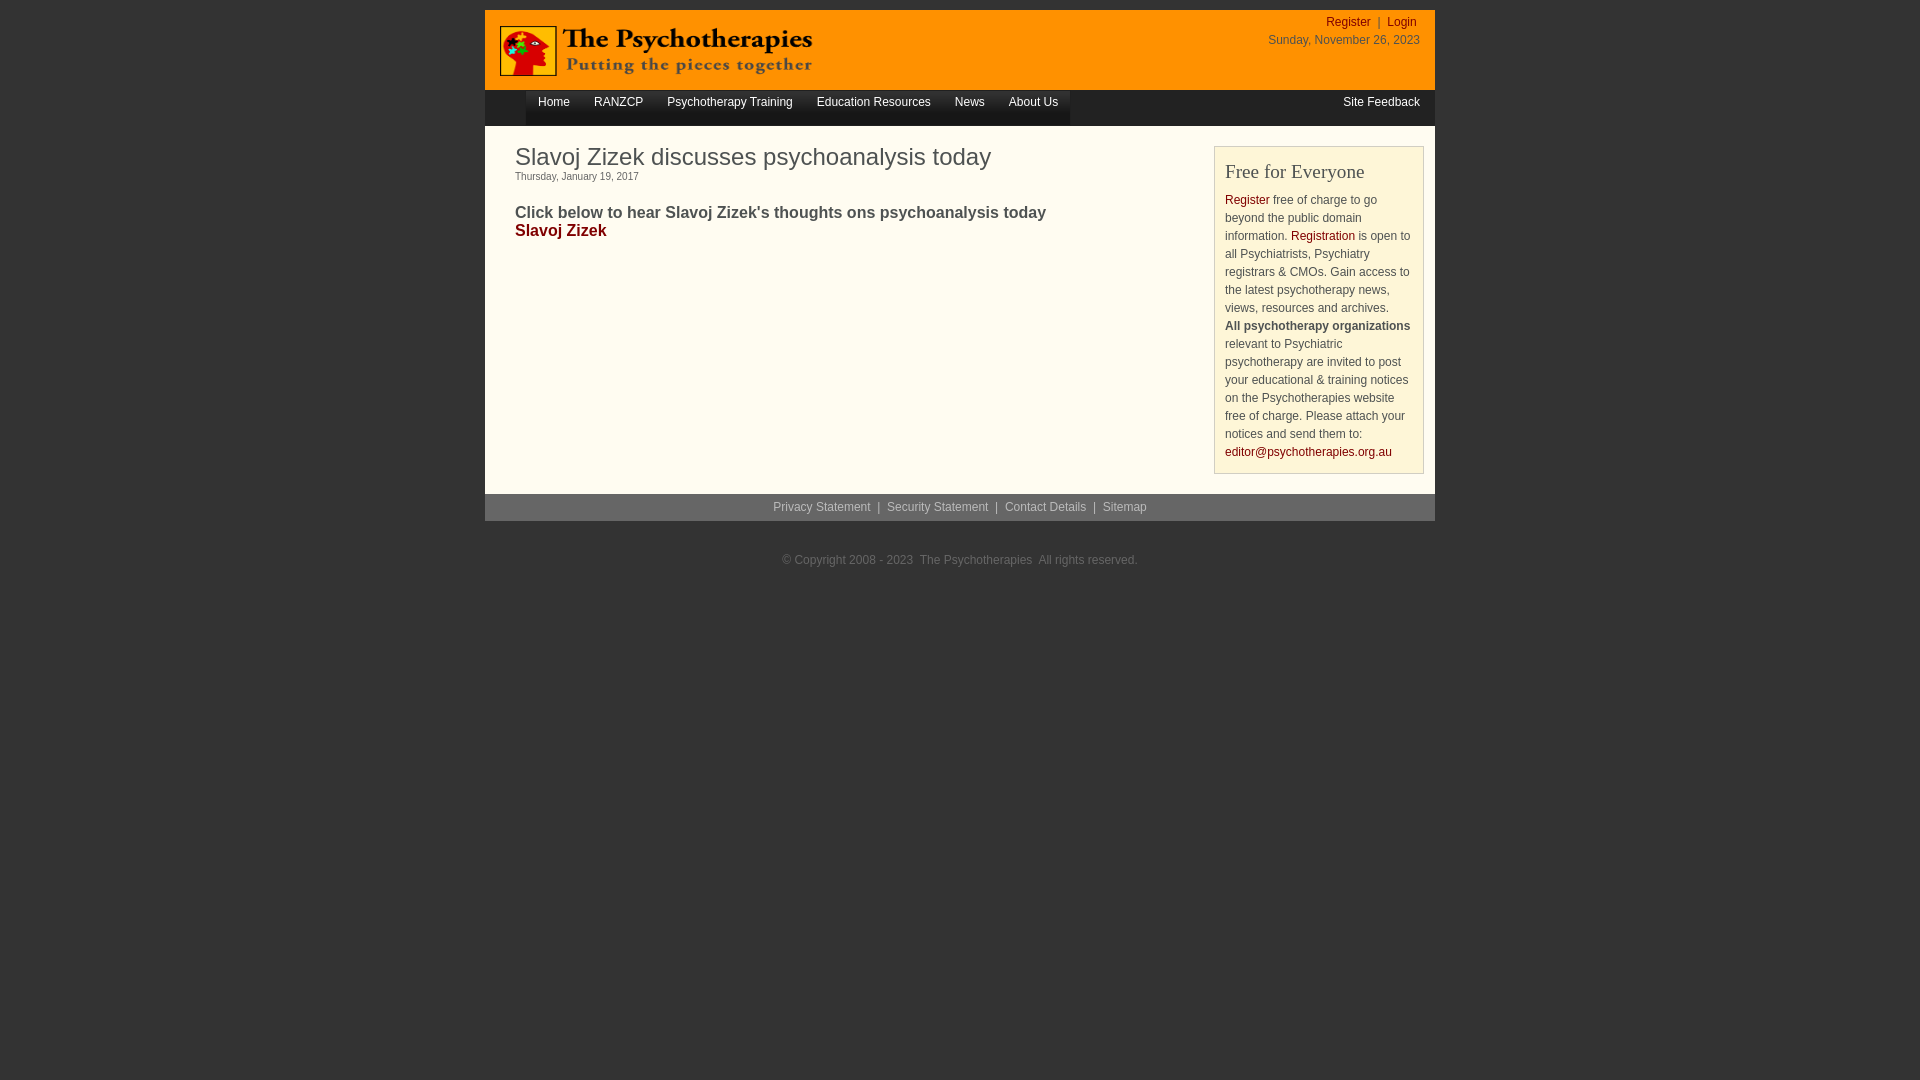  Describe the element at coordinates (553, 103) in the screenshot. I see `'Home'` at that location.